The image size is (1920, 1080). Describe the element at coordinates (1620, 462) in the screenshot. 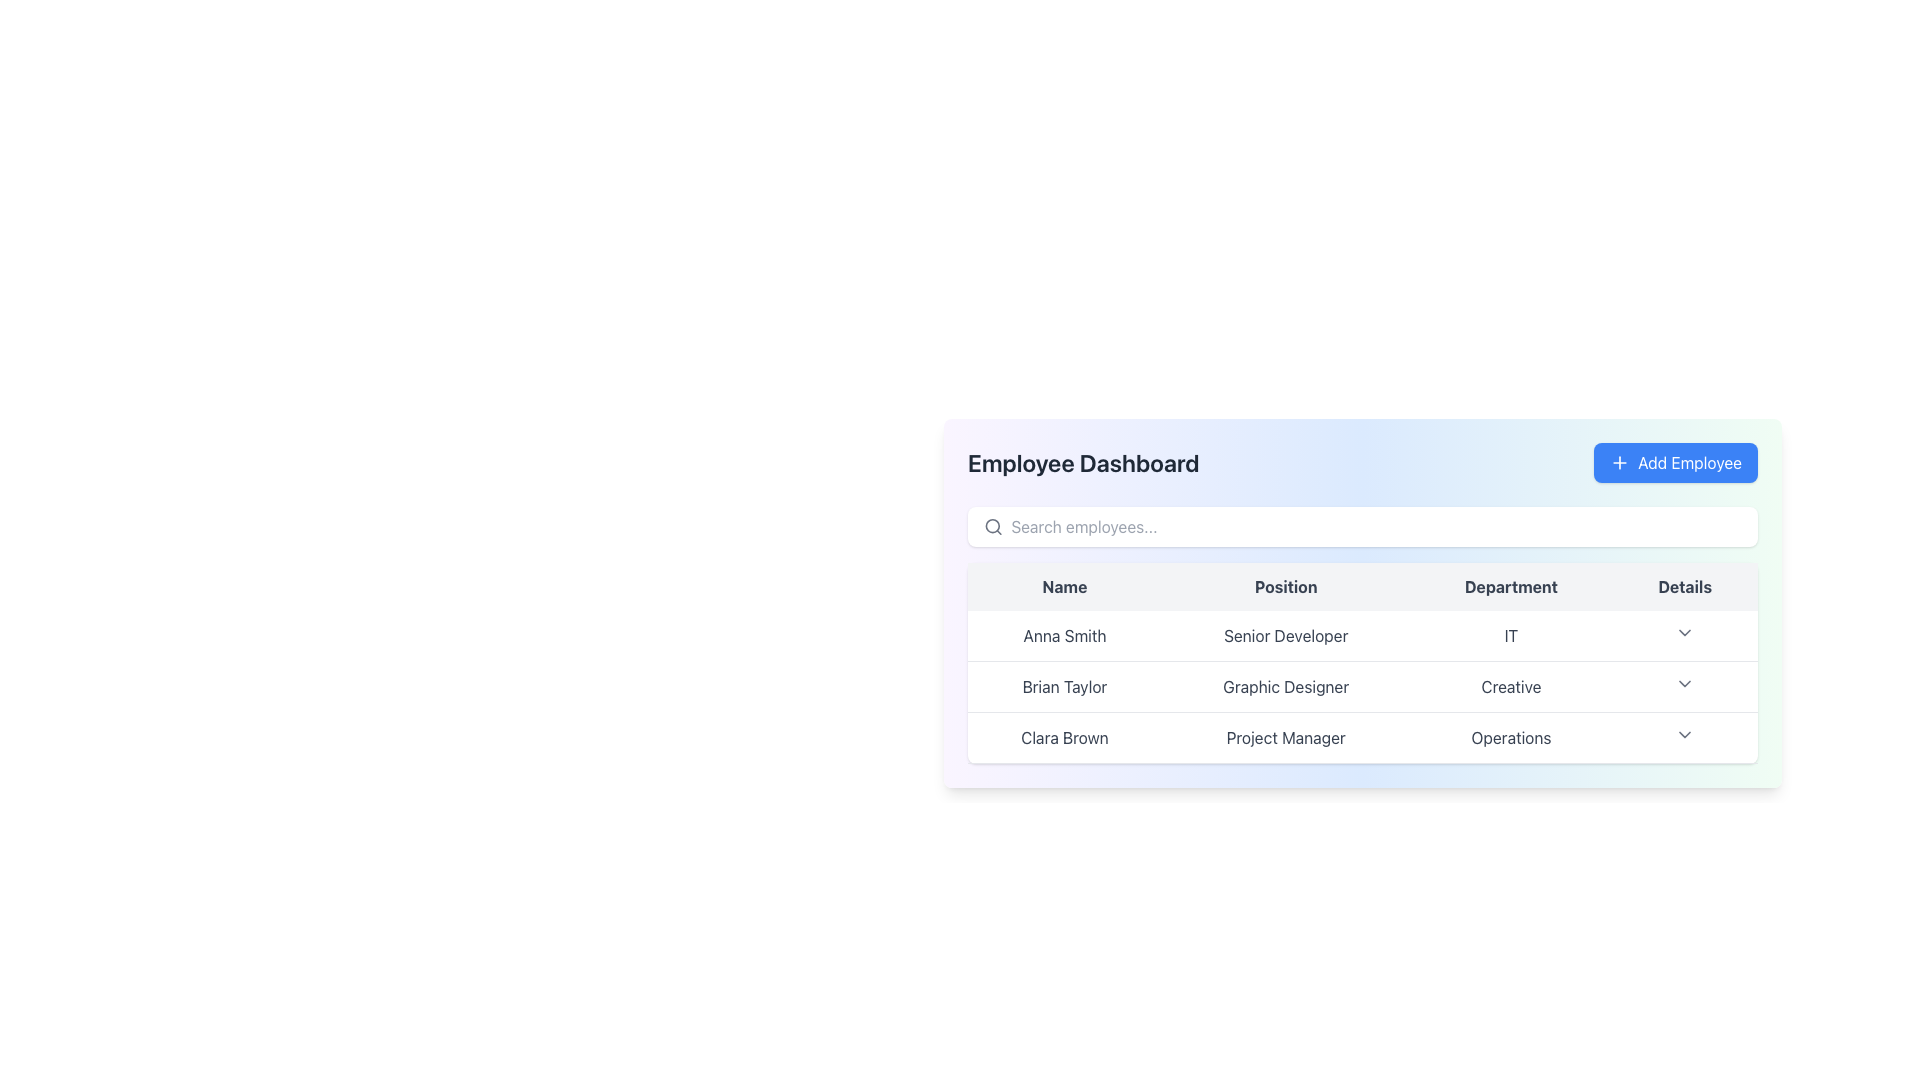

I see `the plus icon inside the blue 'Add Employee' button` at that location.